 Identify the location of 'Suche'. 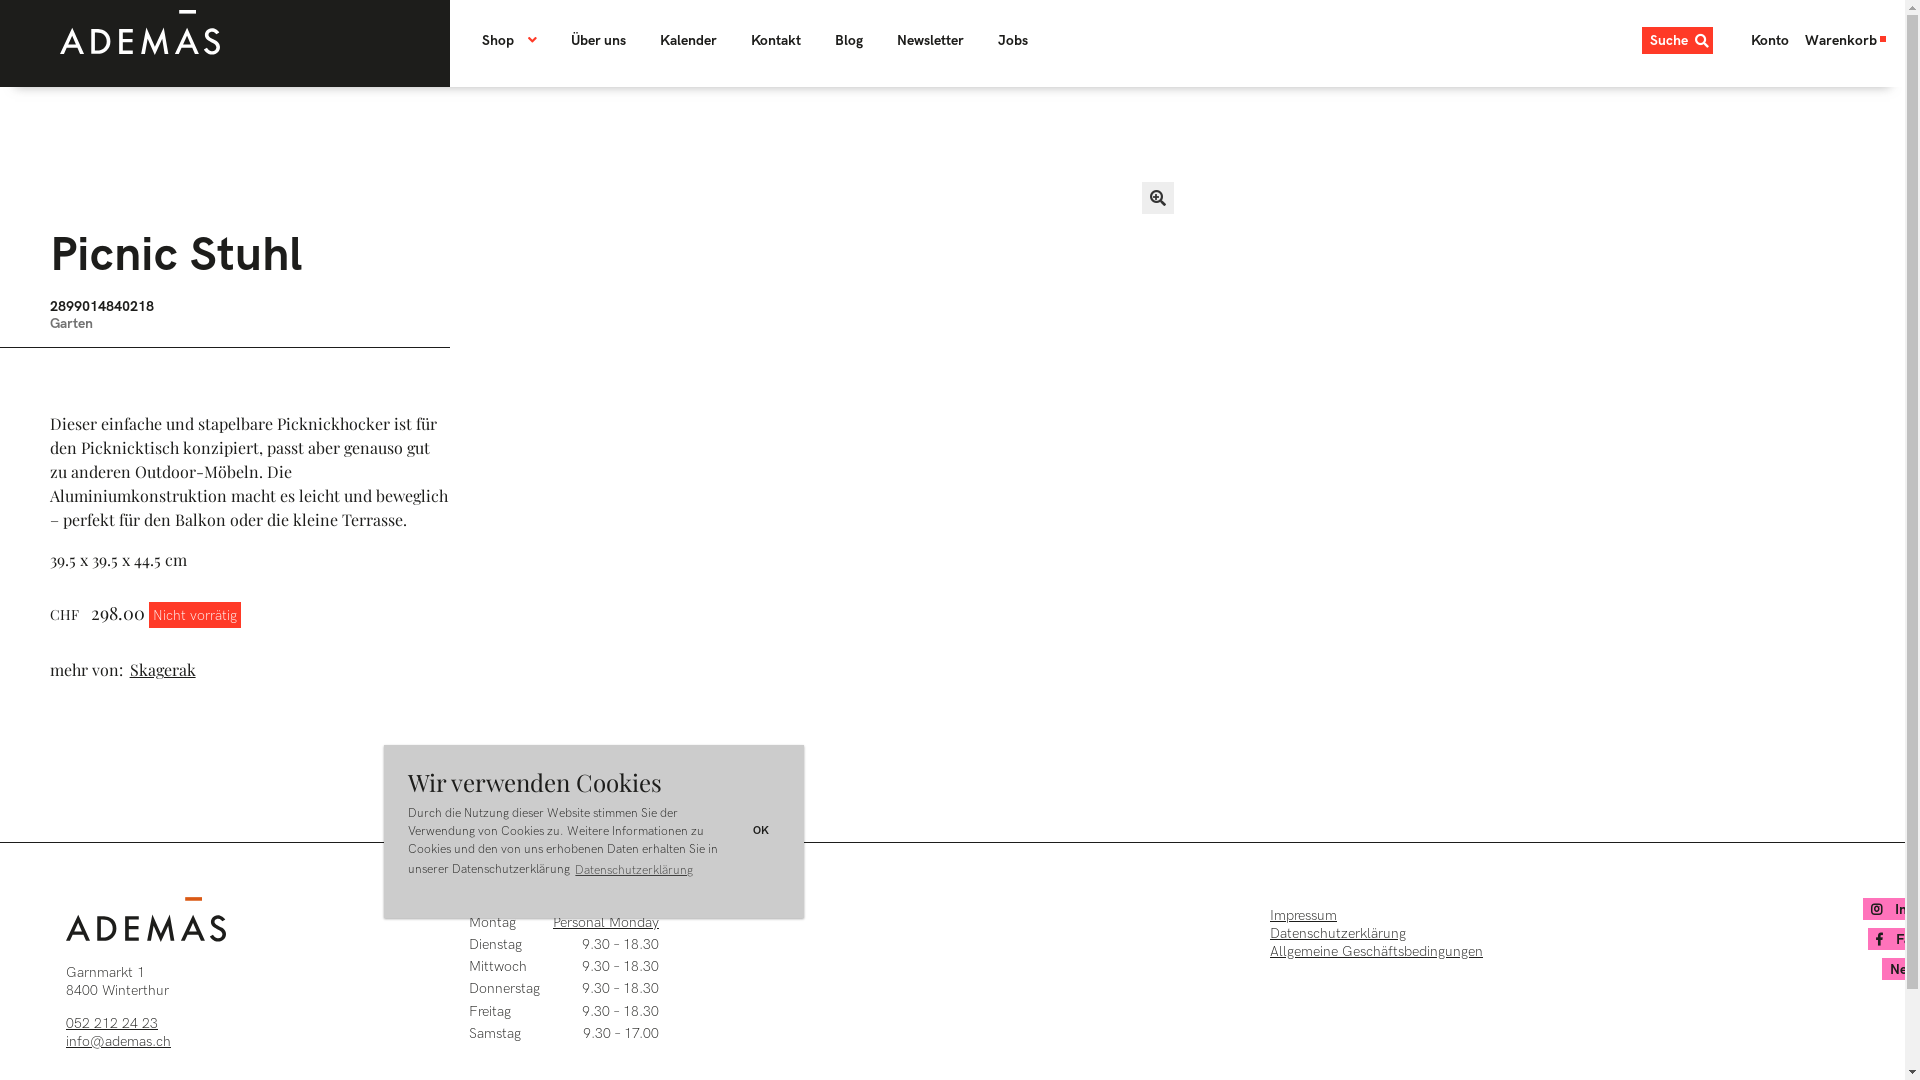
(1677, 40).